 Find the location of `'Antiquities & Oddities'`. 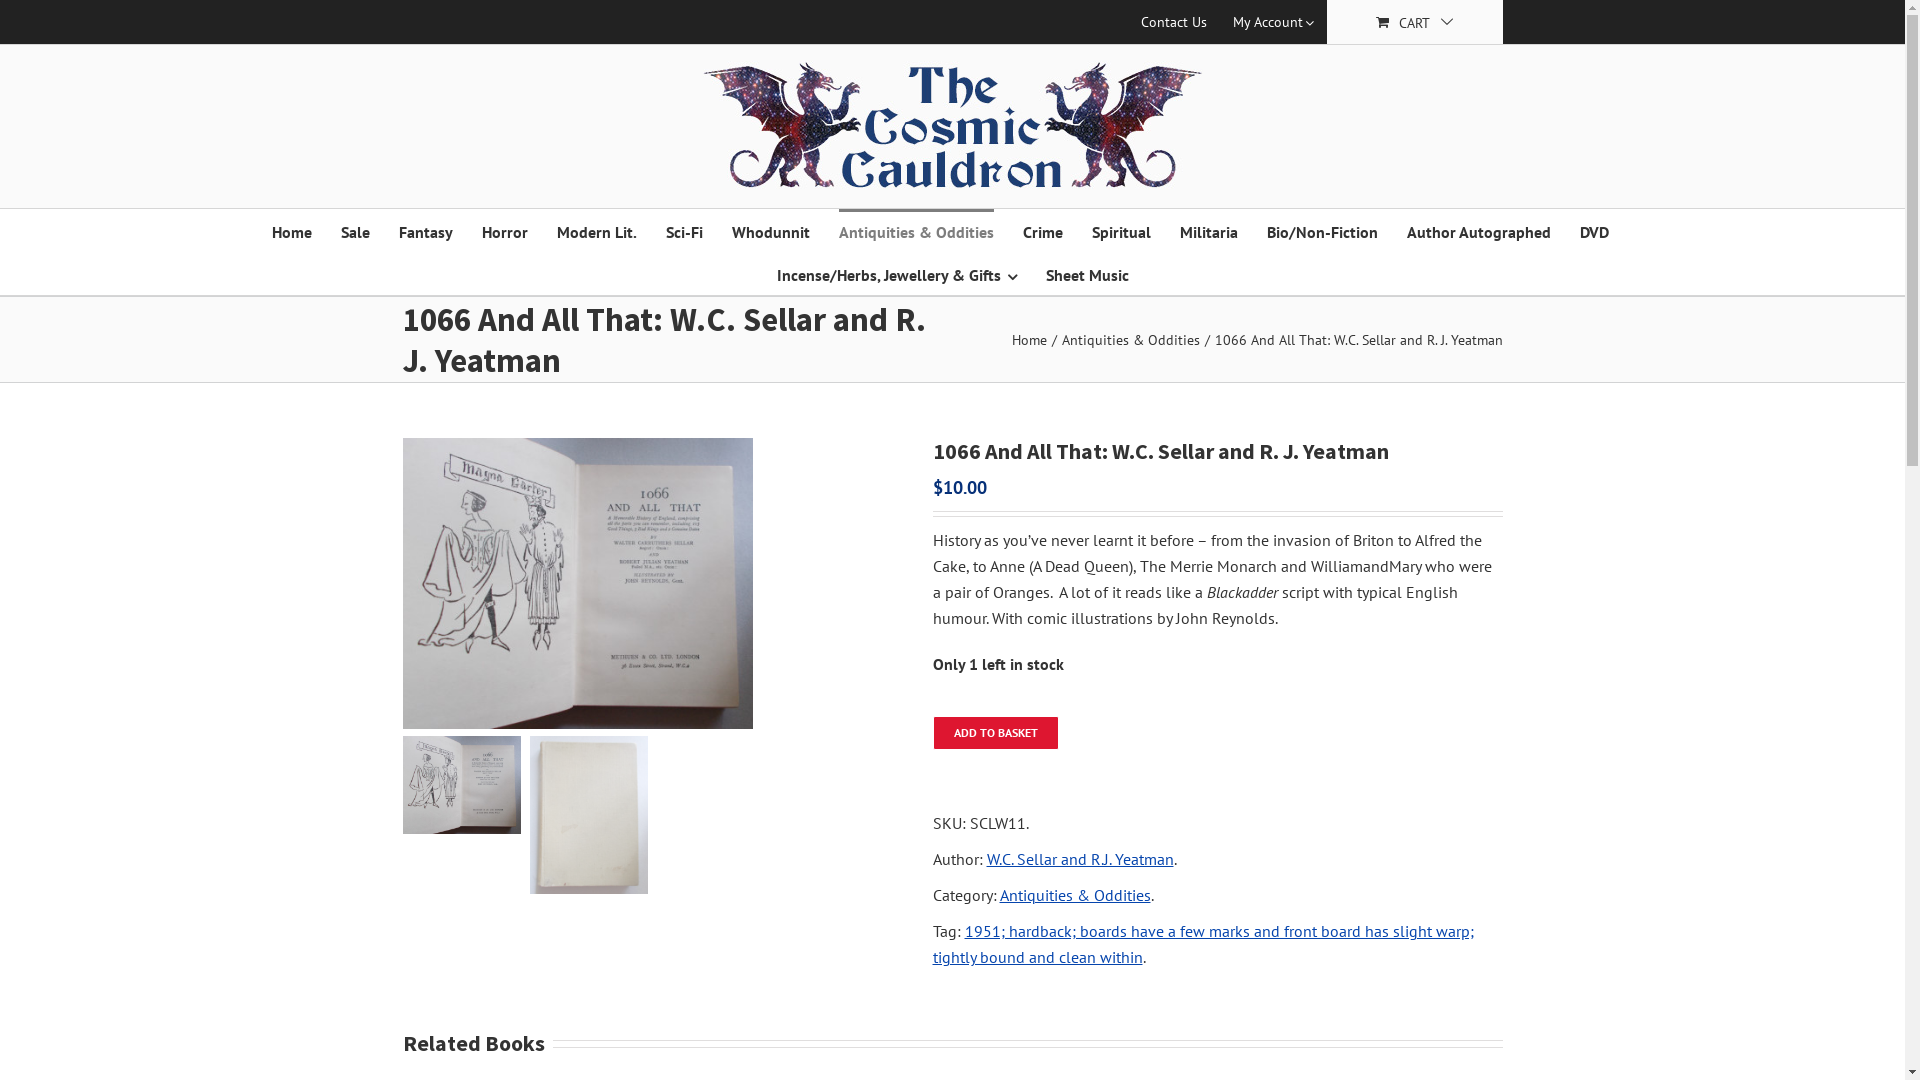

'Antiquities & Oddities' is located at coordinates (1131, 338).